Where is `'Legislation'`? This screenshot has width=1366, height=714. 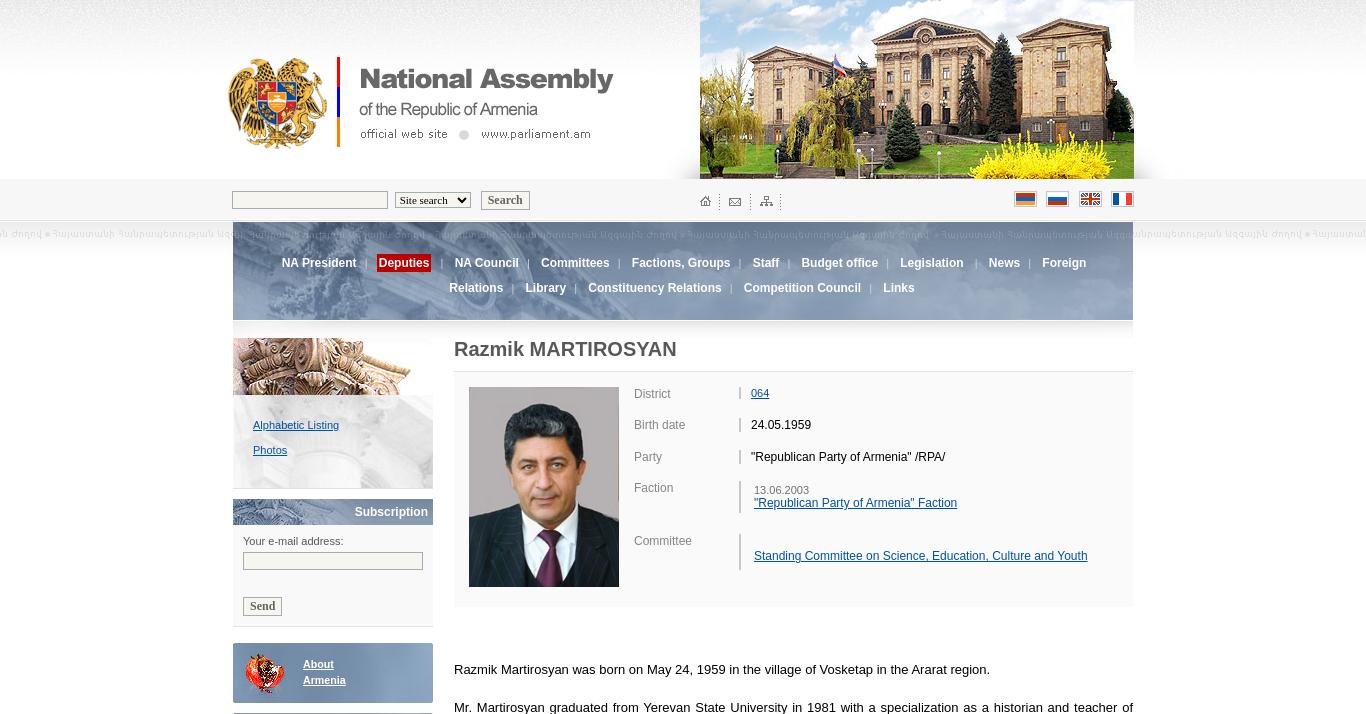 'Legislation' is located at coordinates (931, 262).